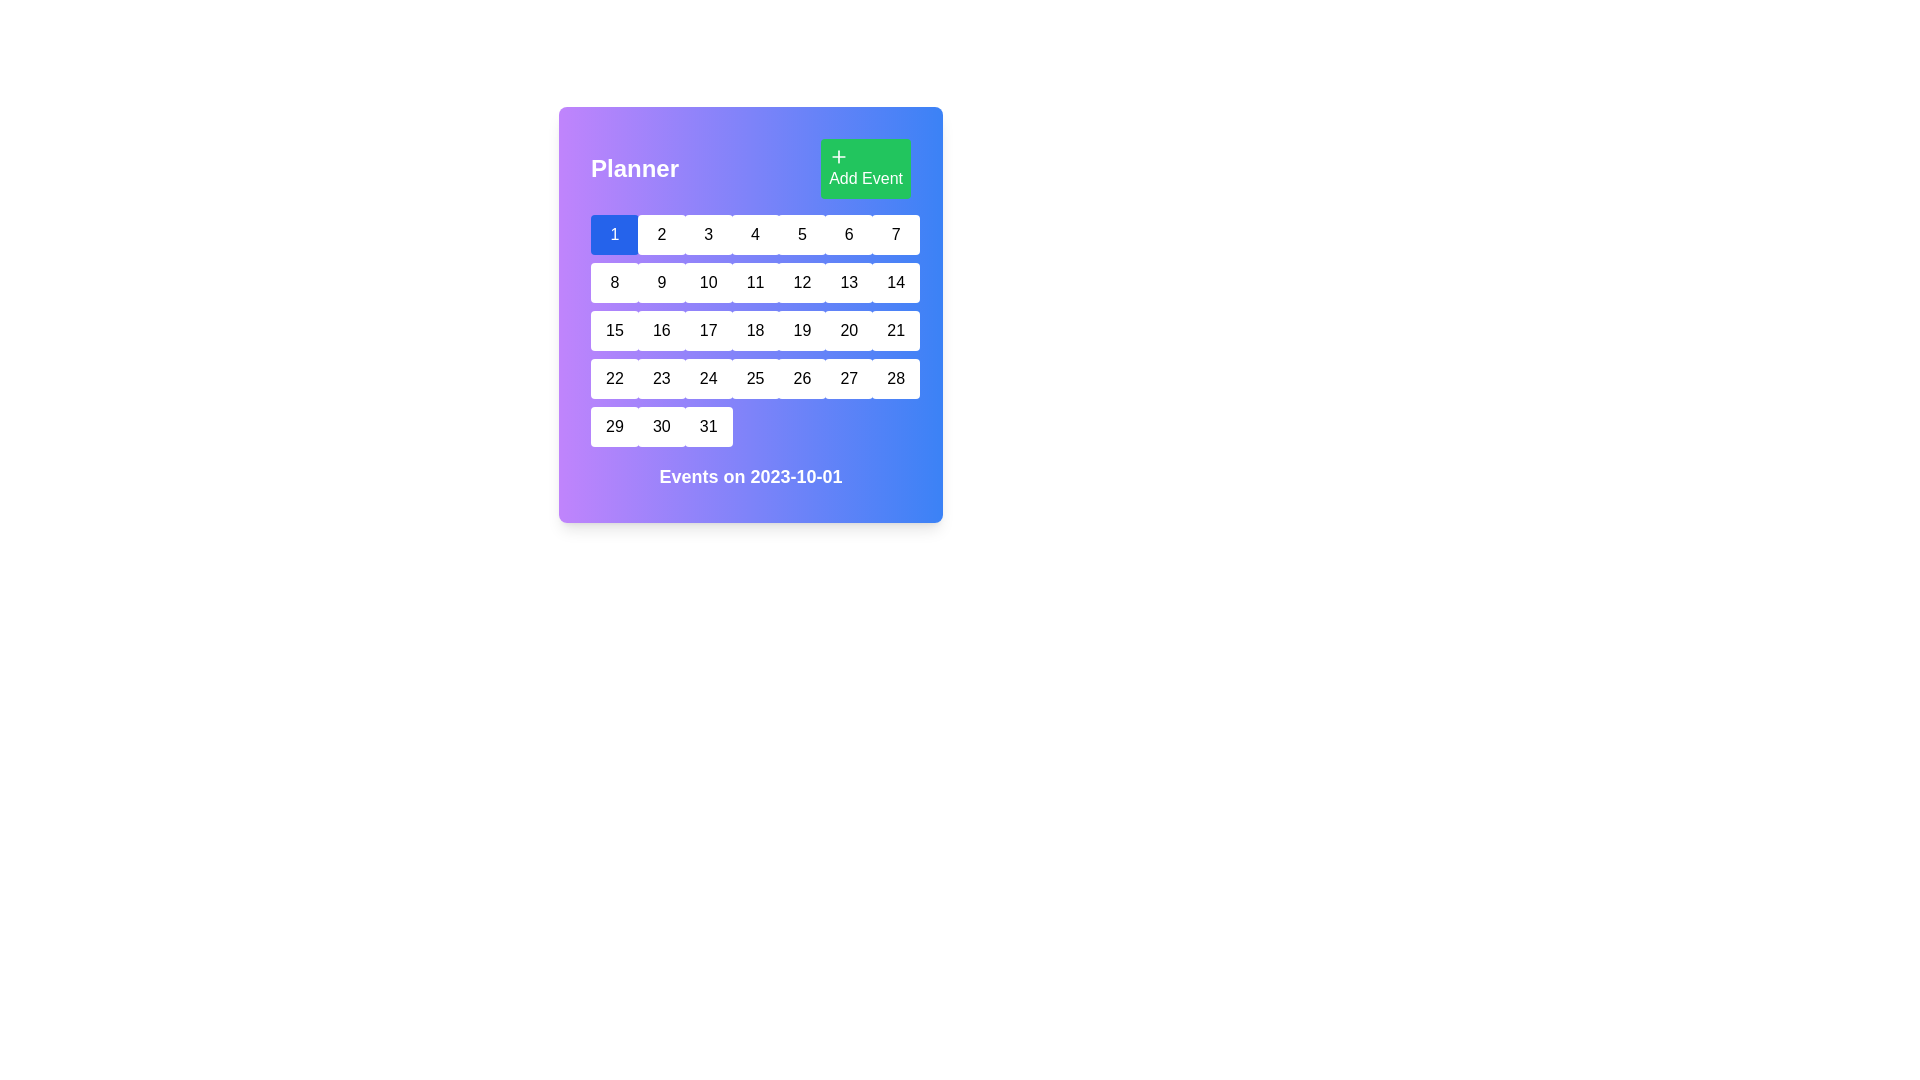 The width and height of the screenshot is (1920, 1080). I want to click on the calendar interface, so click(749, 315).